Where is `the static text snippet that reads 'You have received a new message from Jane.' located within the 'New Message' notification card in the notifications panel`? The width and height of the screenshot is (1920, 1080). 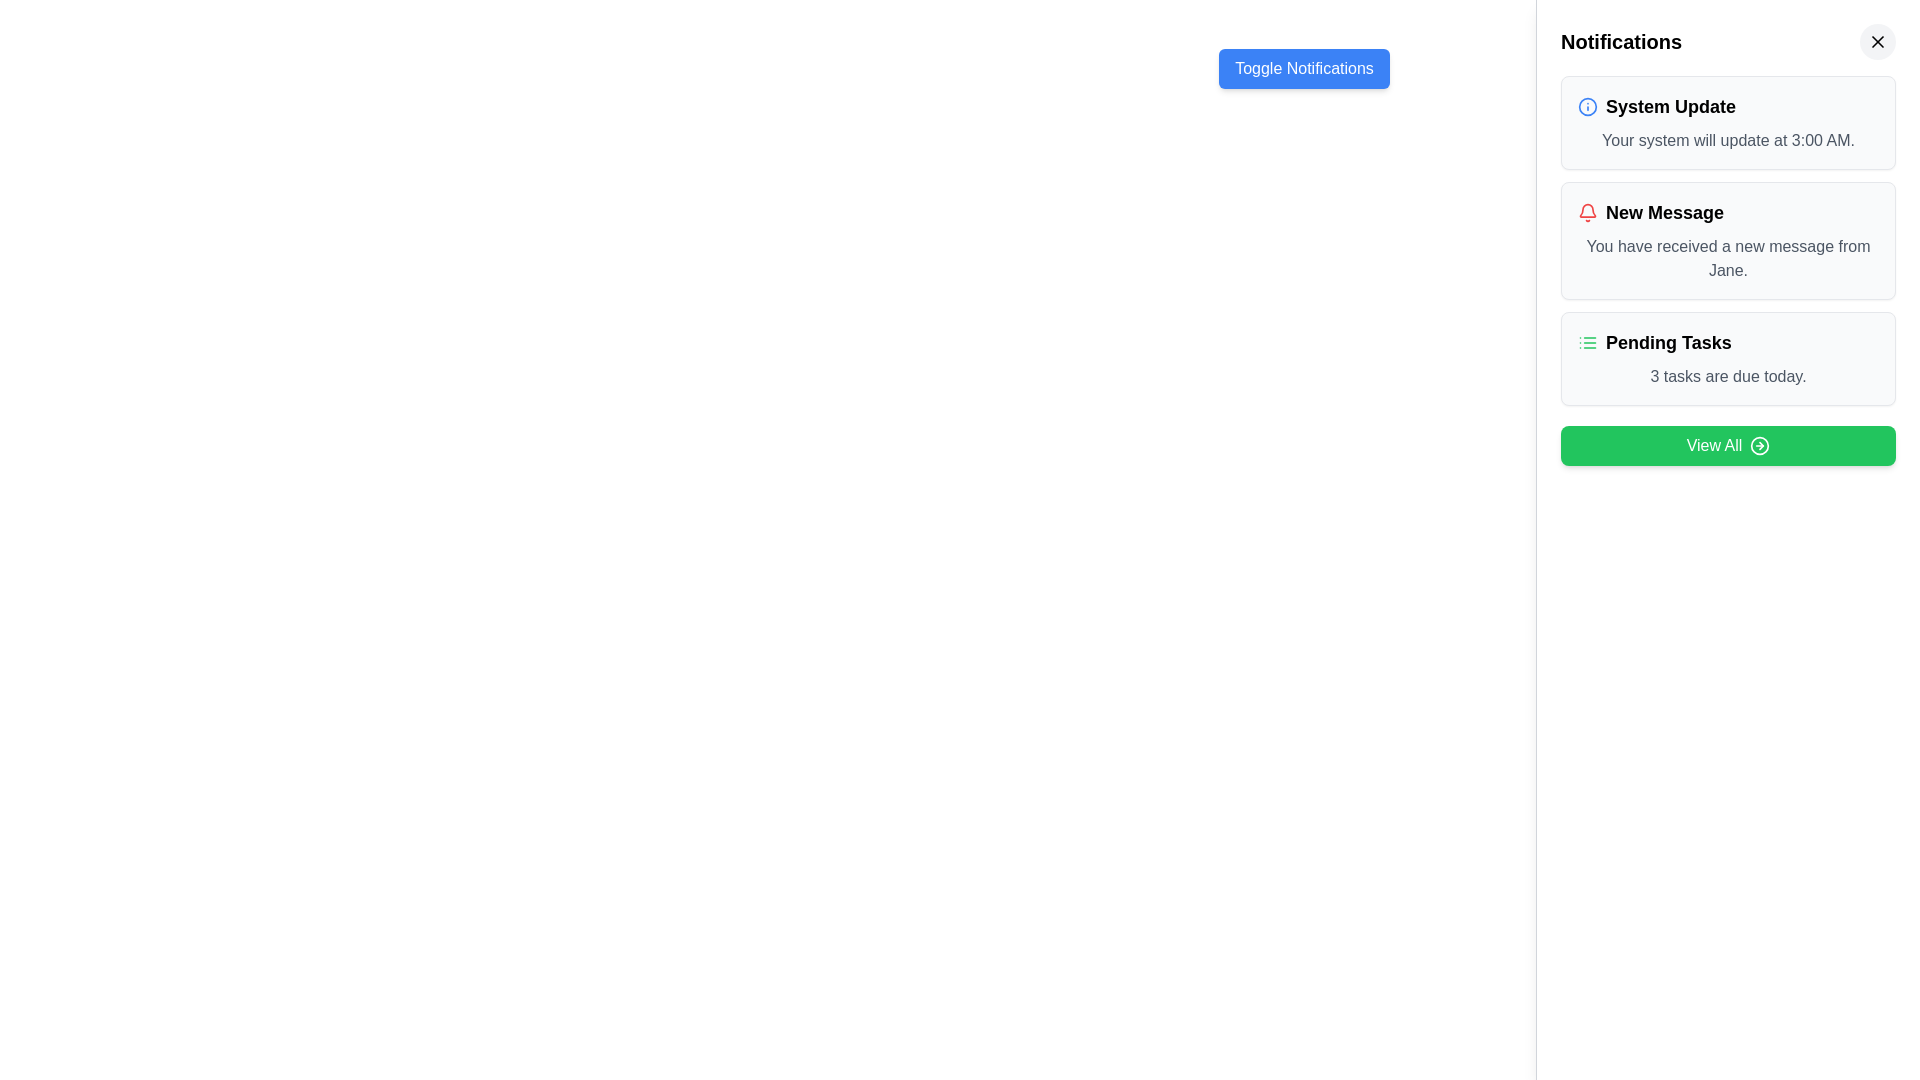
the static text snippet that reads 'You have received a new message from Jane.' located within the 'New Message' notification card in the notifications panel is located at coordinates (1727, 257).